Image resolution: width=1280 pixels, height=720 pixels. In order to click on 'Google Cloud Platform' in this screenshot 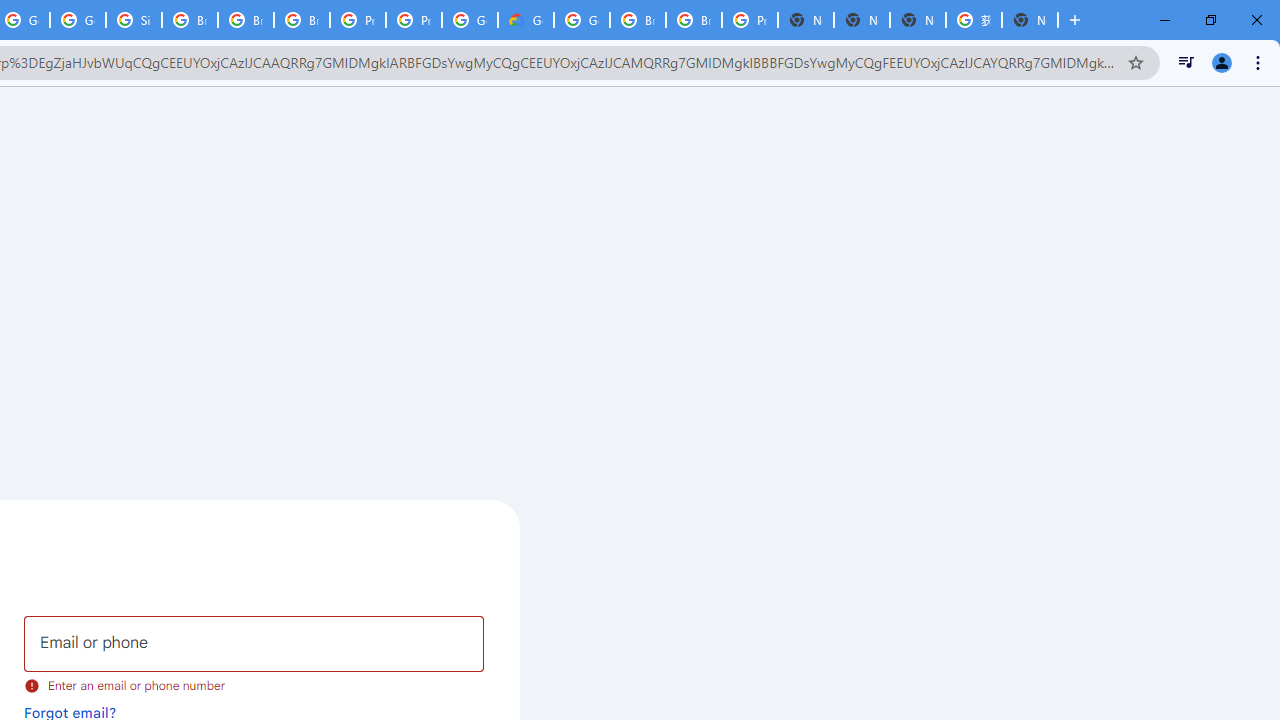, I will do `click(581, 20)`.